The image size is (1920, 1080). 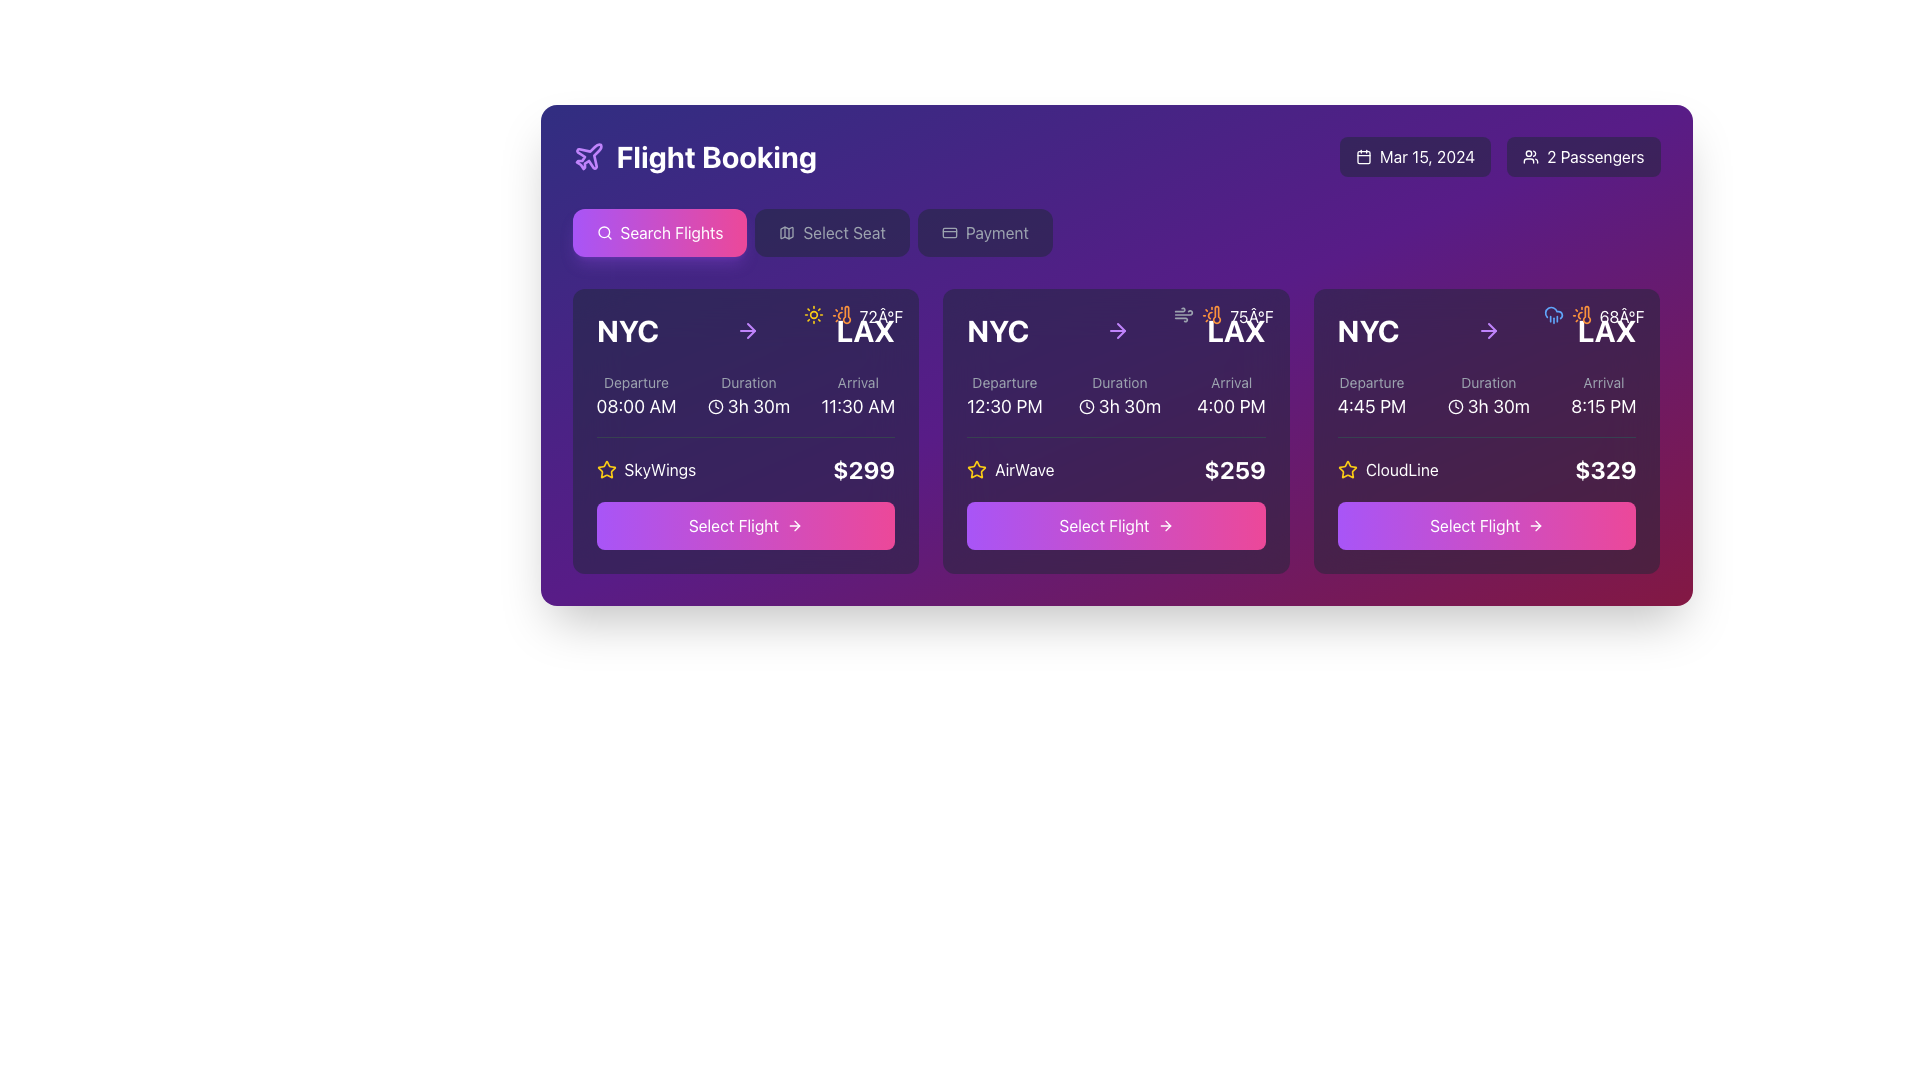 What do you see at coordinates (750, 330) in the screenshot?
I see `the right-pointing purple arrow icon located between the 'NYC' and 'LAX' labels in the second flight information card` at bounding box center [750, 330].